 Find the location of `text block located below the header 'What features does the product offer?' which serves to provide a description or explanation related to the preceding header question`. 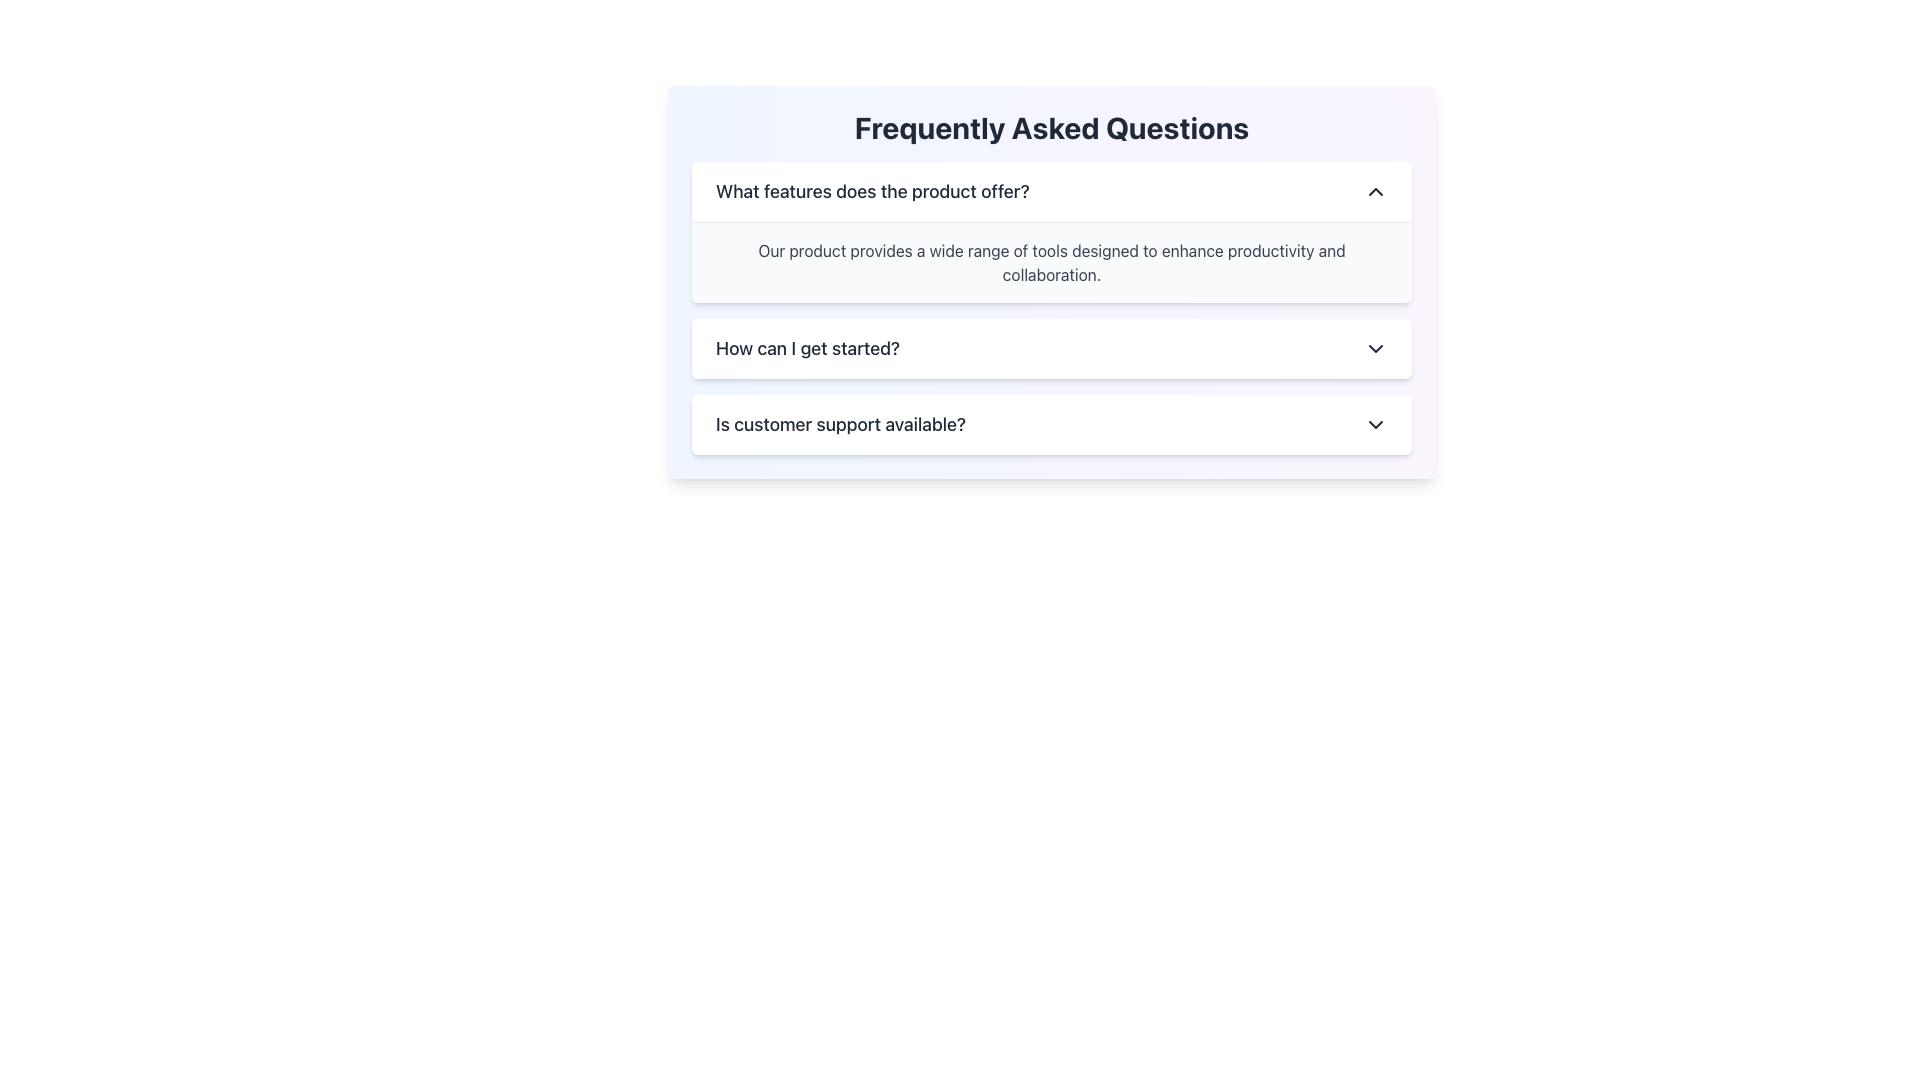

text block located below the header 'What features does the product offer?' which serves to provide a description or explanation related to the preceding header question is located at coordinates (1050, 261).